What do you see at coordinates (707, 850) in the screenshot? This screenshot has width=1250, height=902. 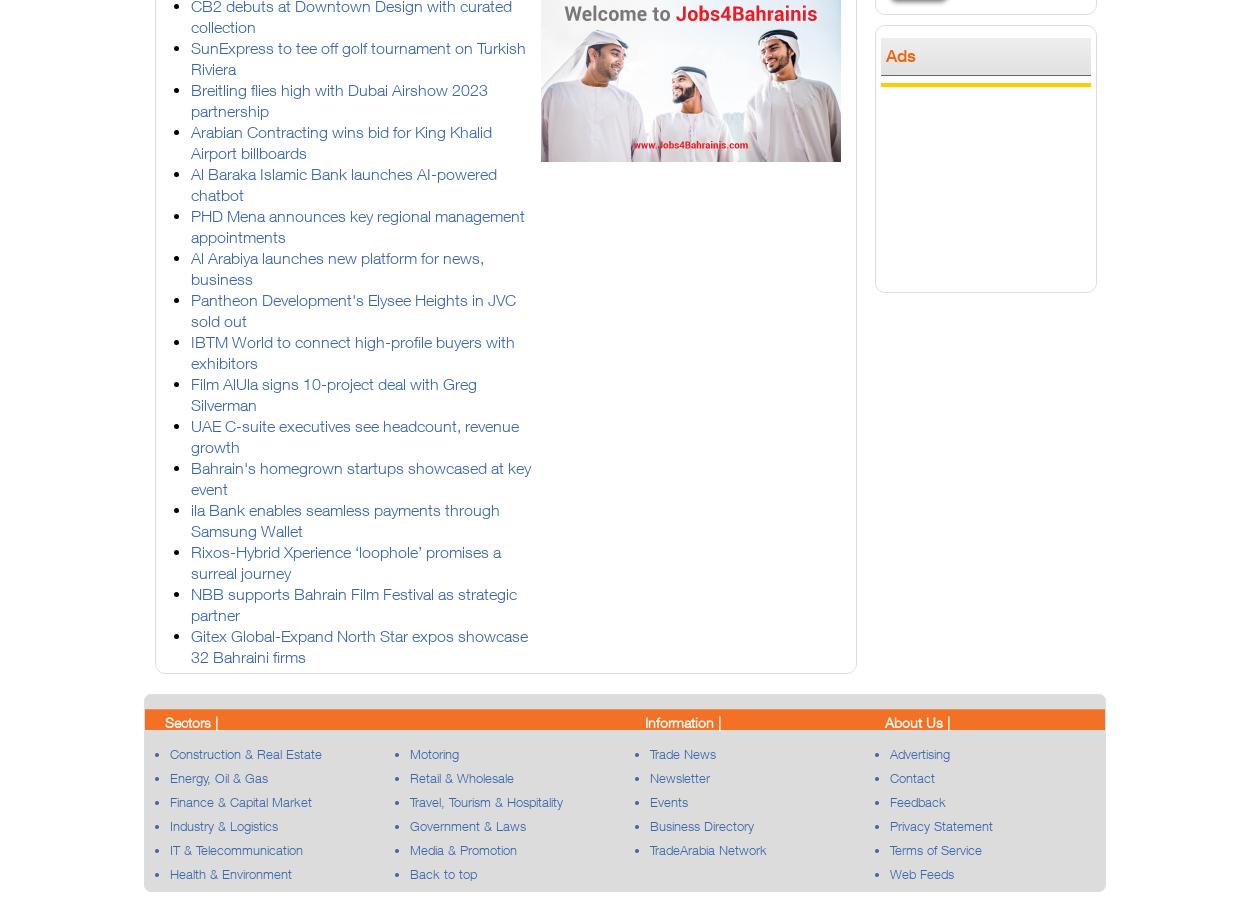 I see `'TradeArabia Network'` at bounding box center [707, 850].